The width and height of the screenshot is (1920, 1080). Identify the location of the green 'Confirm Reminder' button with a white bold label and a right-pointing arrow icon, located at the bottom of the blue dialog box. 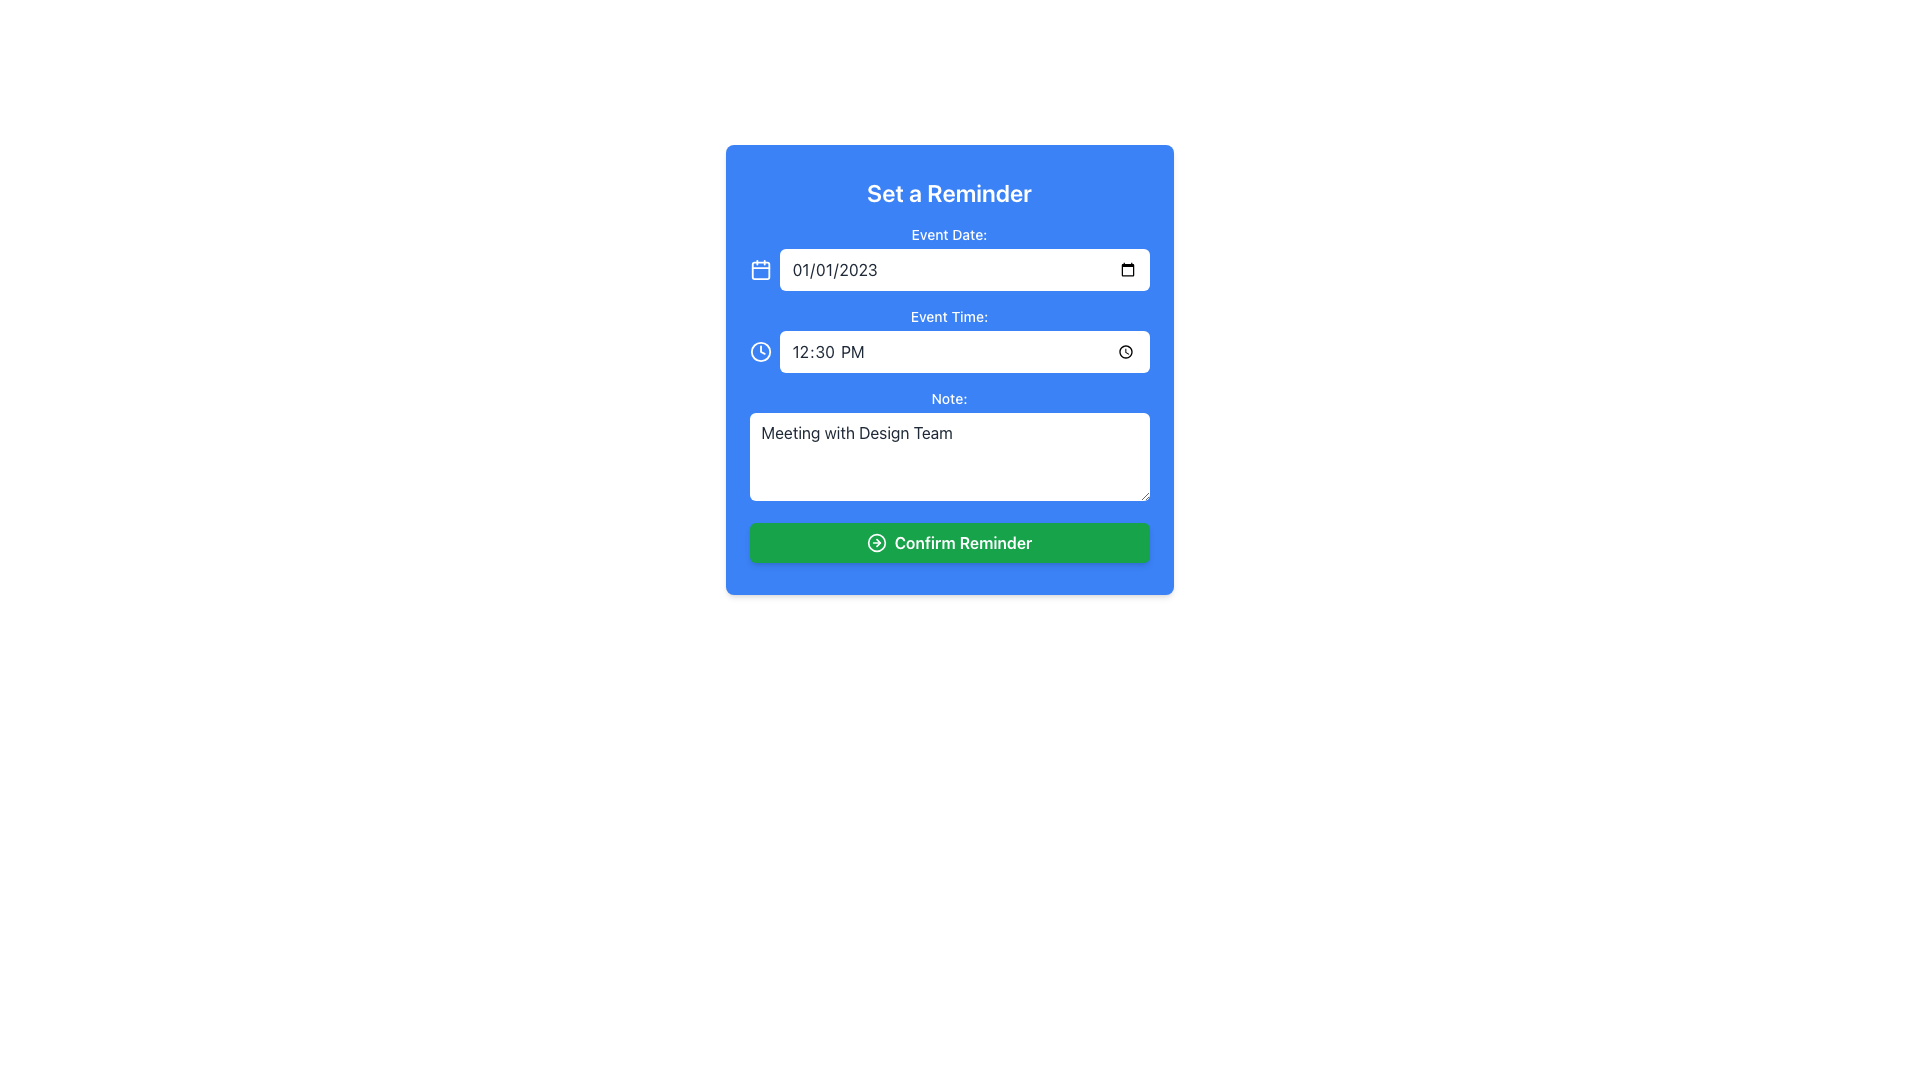
(948, 543).